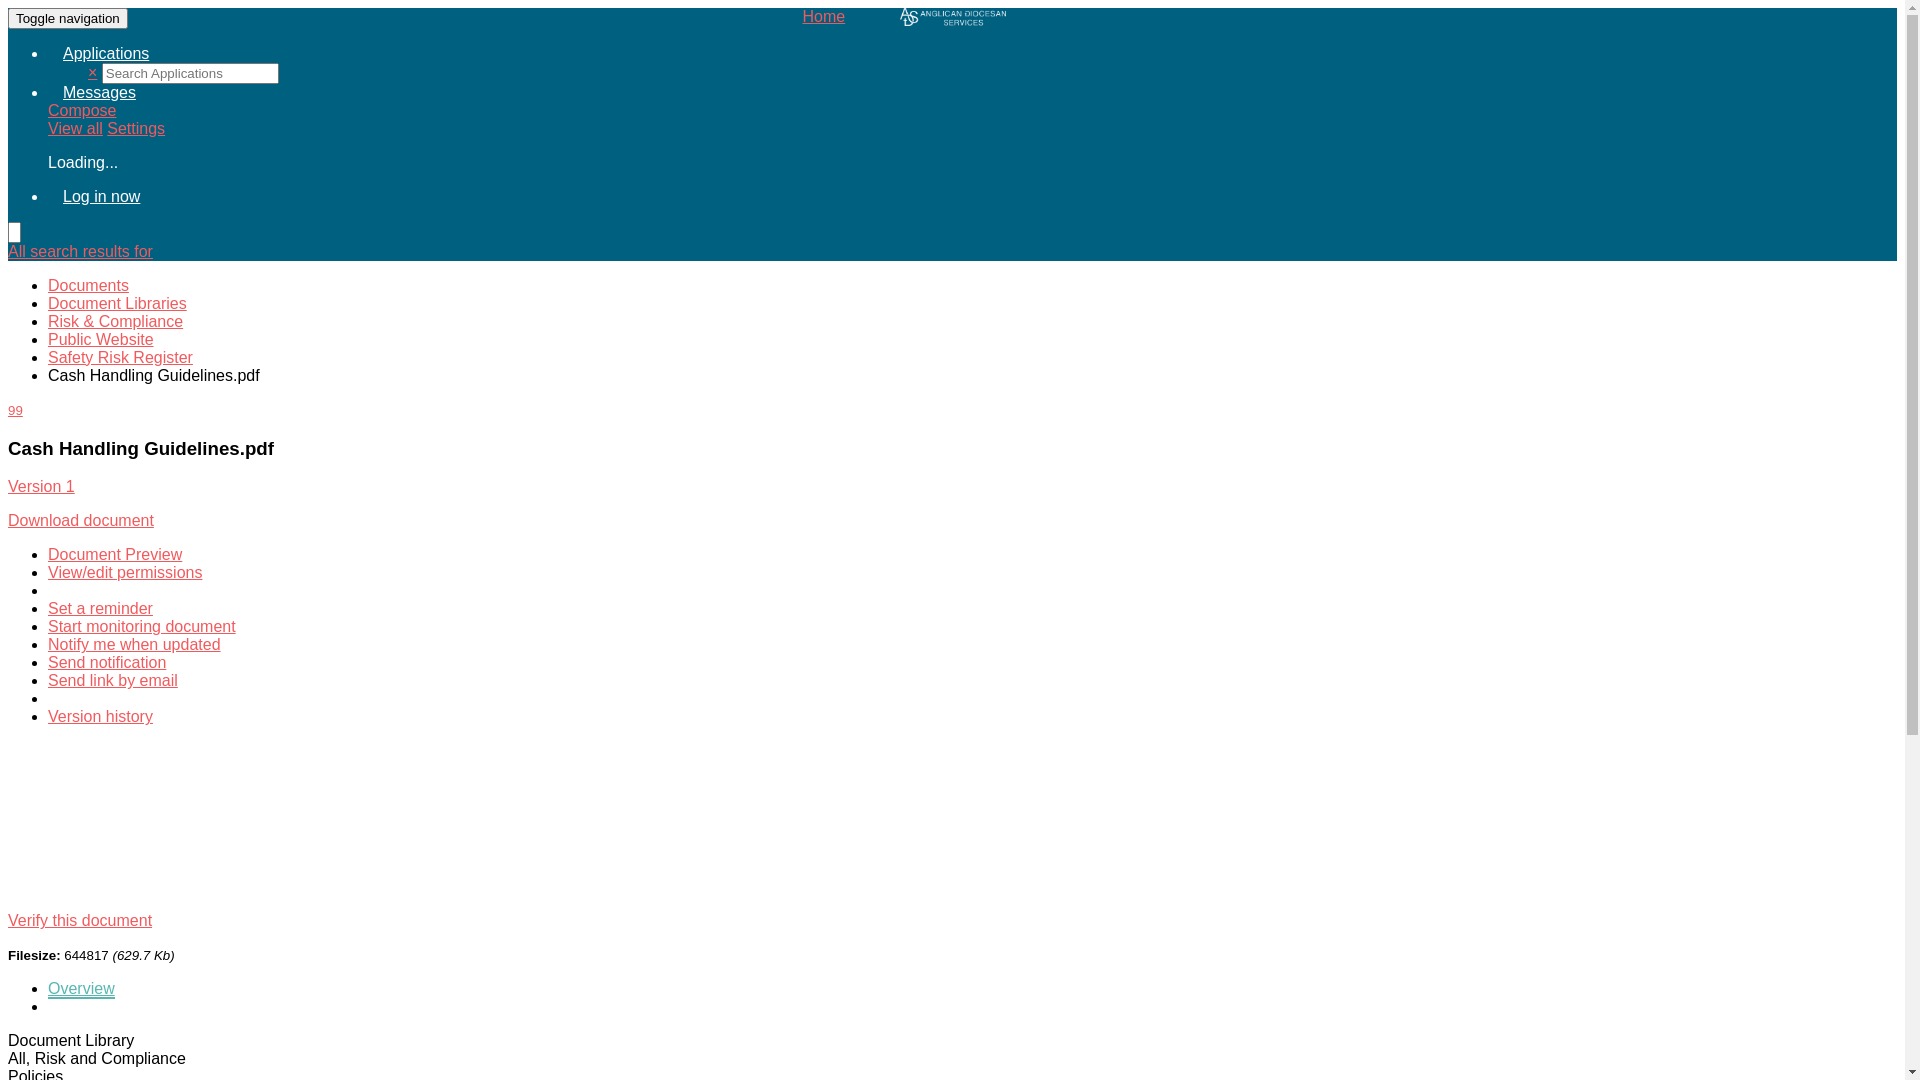 This screenshot has width=1920, height=1080. Describe the element at coordinates (75, 128) in the screenshot. I see `'View all'` at that location.